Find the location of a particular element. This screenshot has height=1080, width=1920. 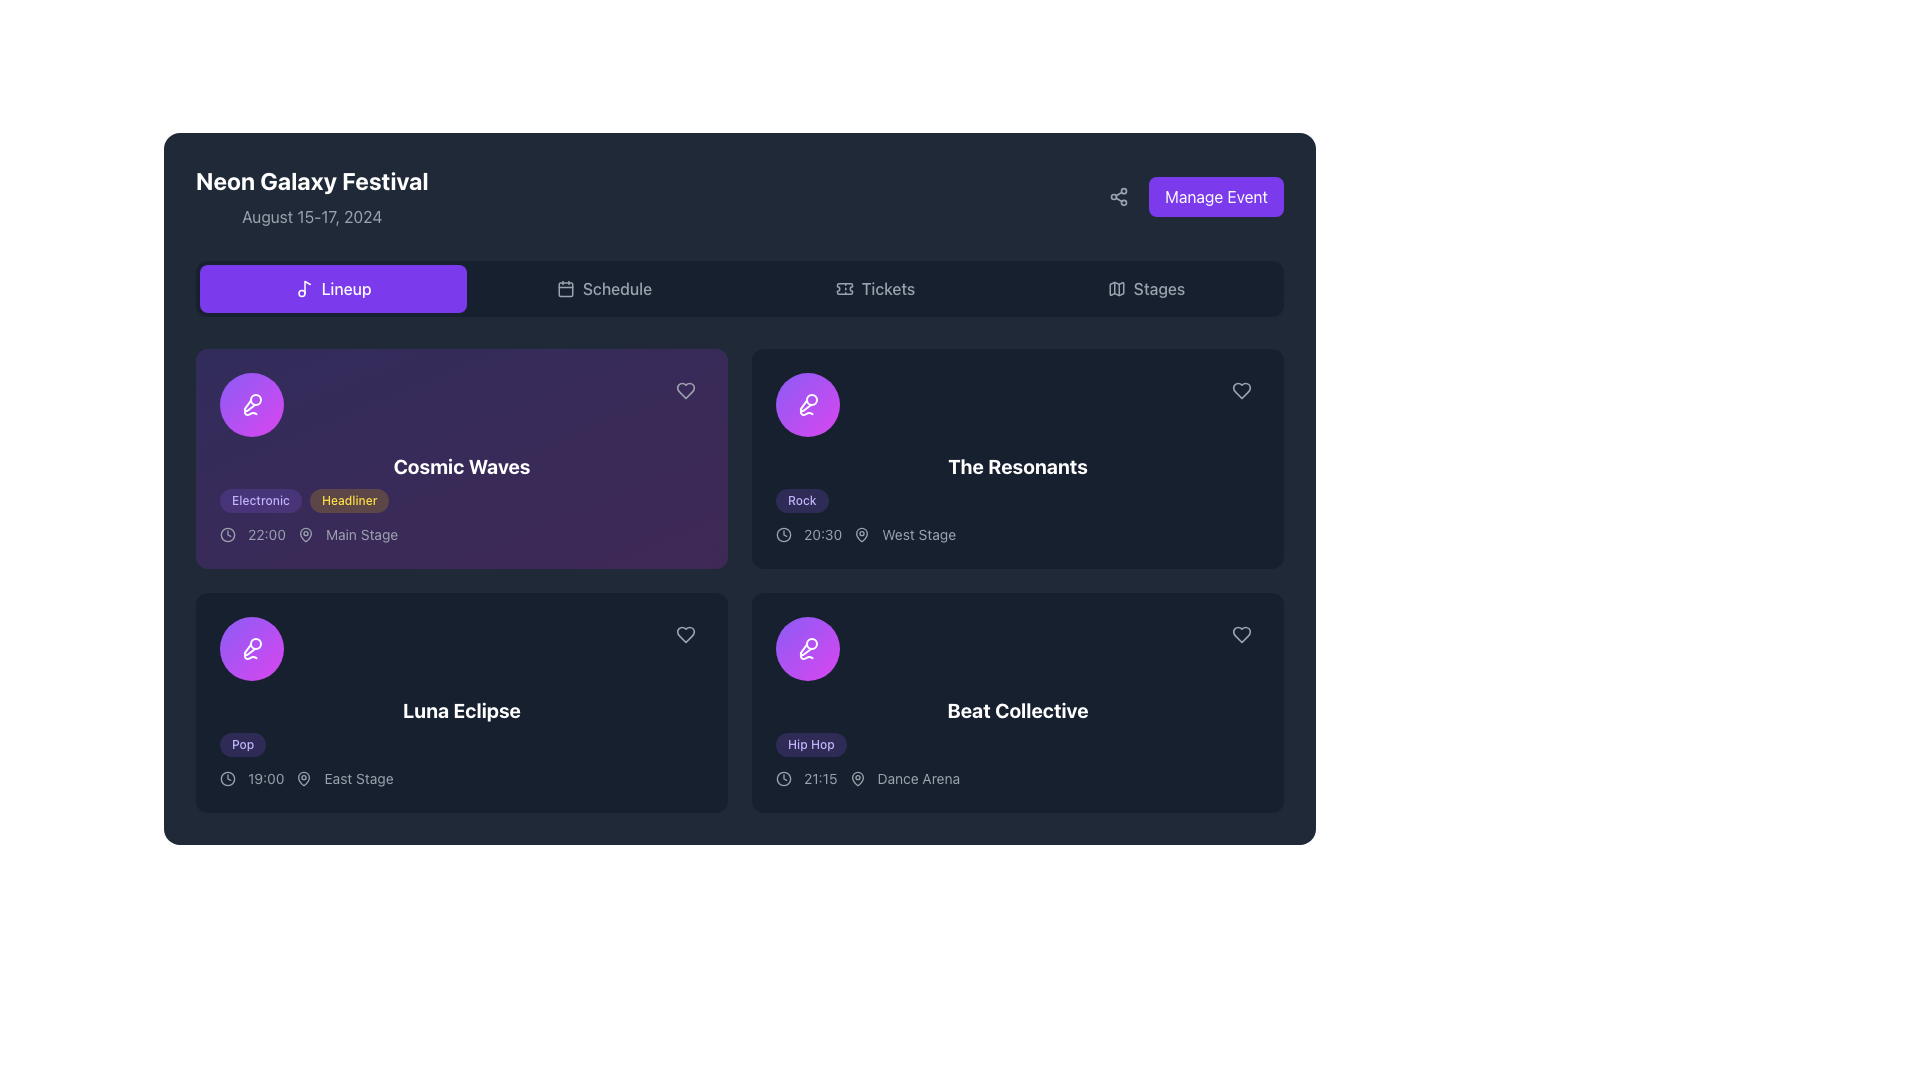

the clock icon, which is a minimalistic design with a circular outline and clock hands, located to the left of the time text '22:00' is located at coordinates (227, 534).